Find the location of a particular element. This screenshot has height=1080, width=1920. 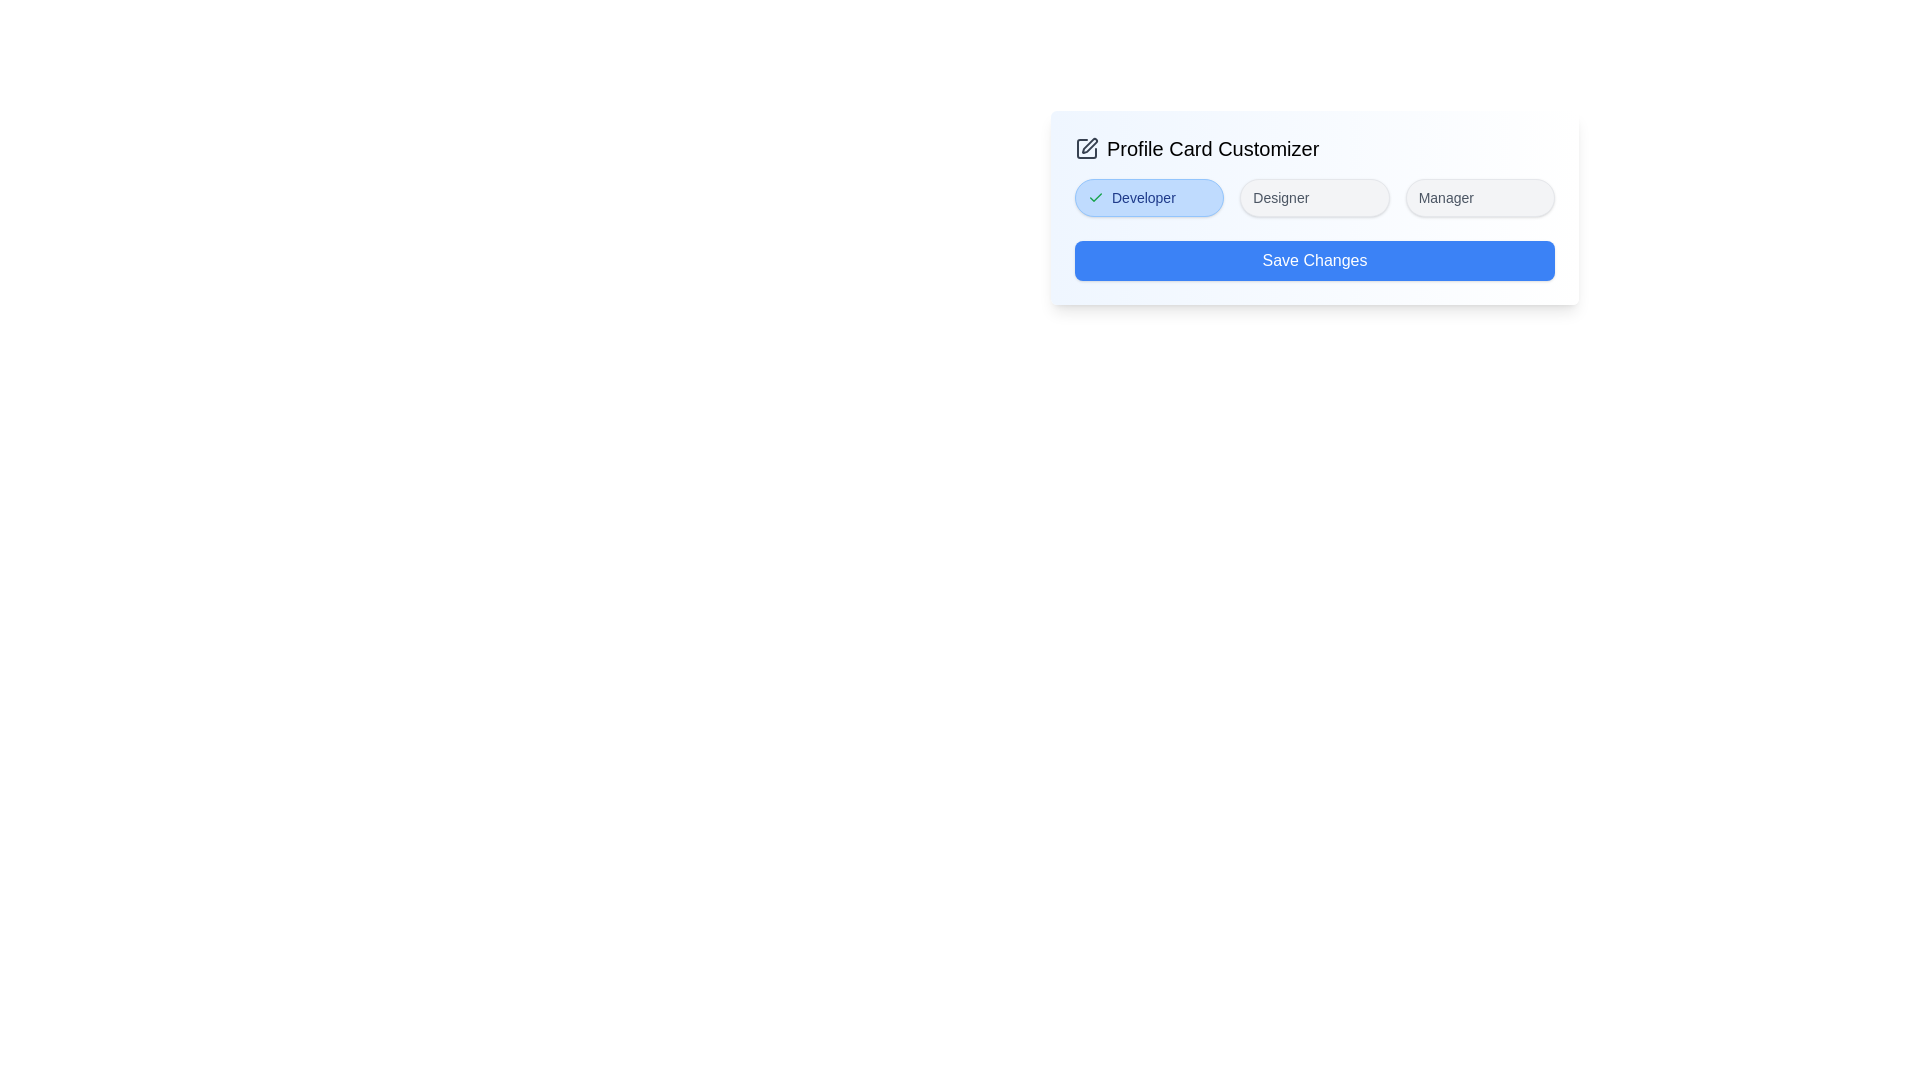

the Designer tag to toggle its selection is located at coordinates (1315, 197).